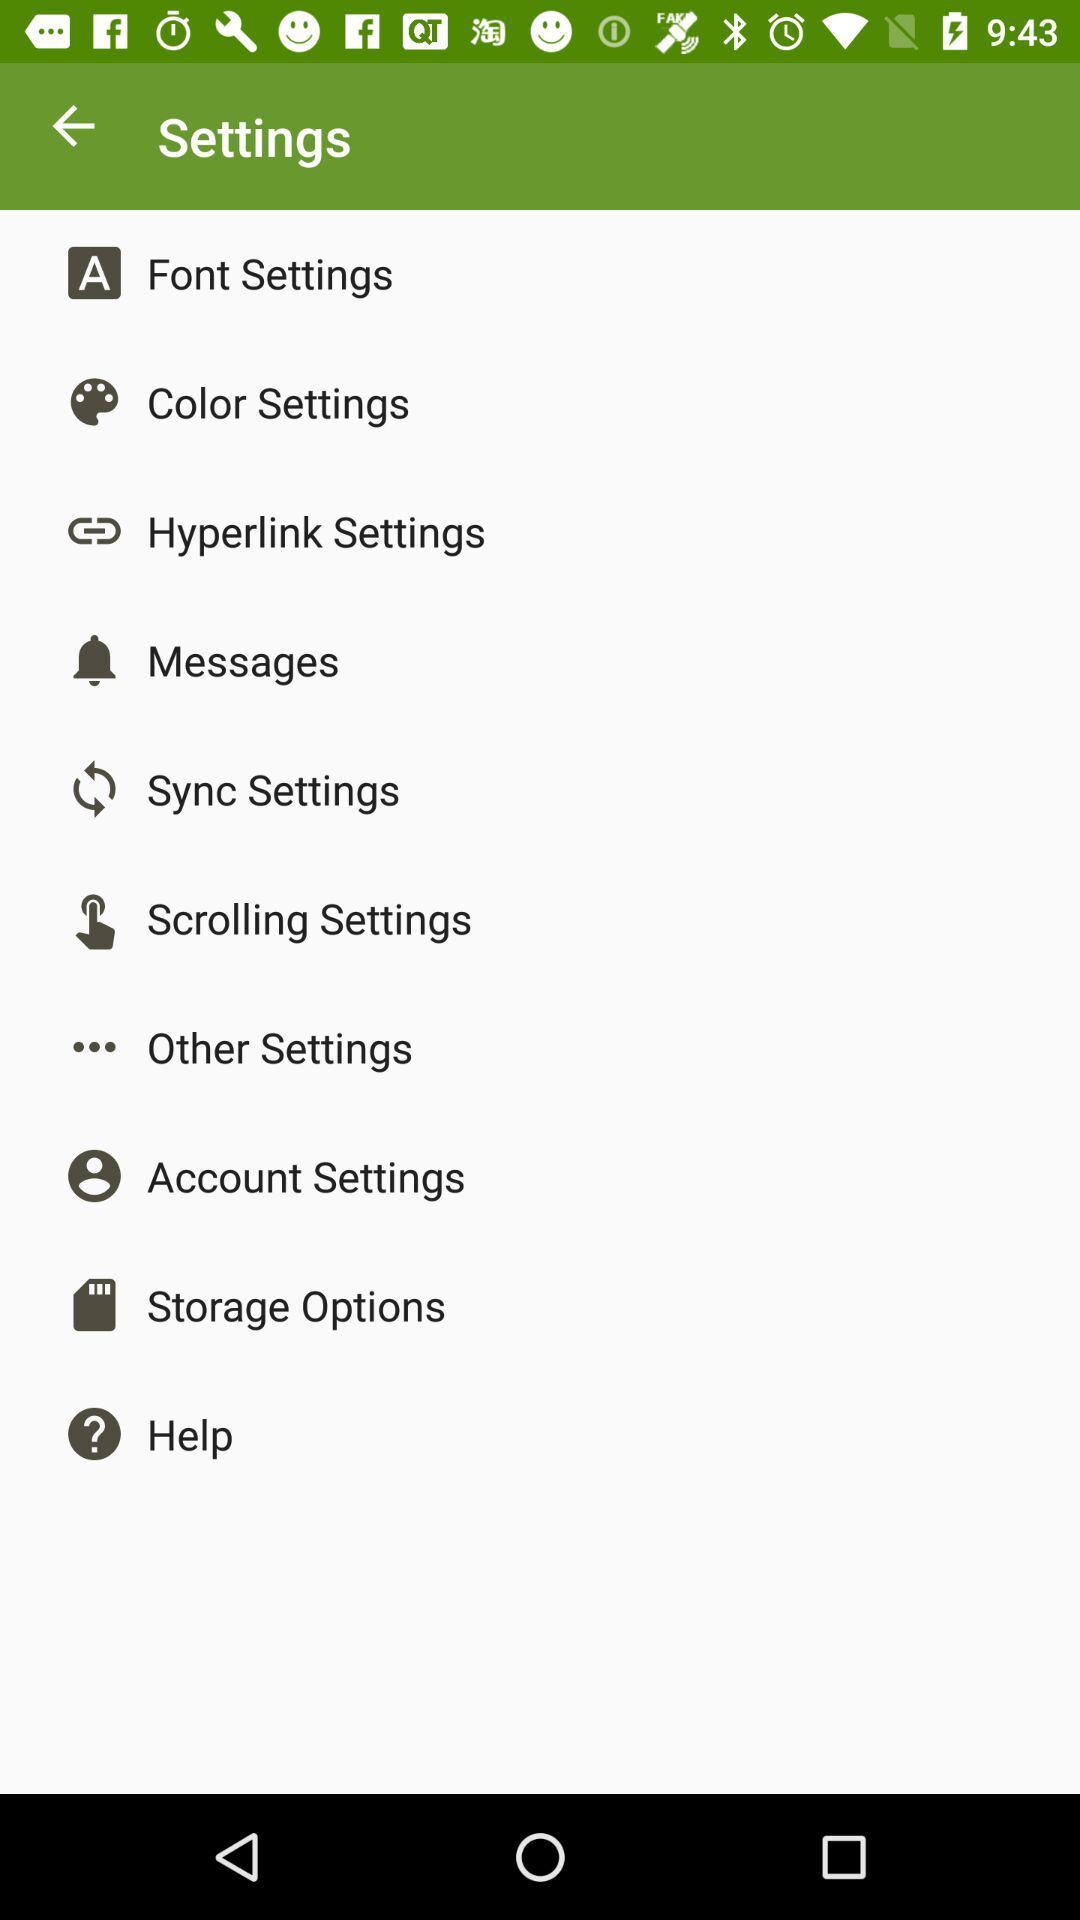 Image resolution: width=1080 pixels, height=1920 pixels. What do you see at coordinates (306, 1176) in the screenshot?
I see `account settings item` at bounding box center [306, 1176].